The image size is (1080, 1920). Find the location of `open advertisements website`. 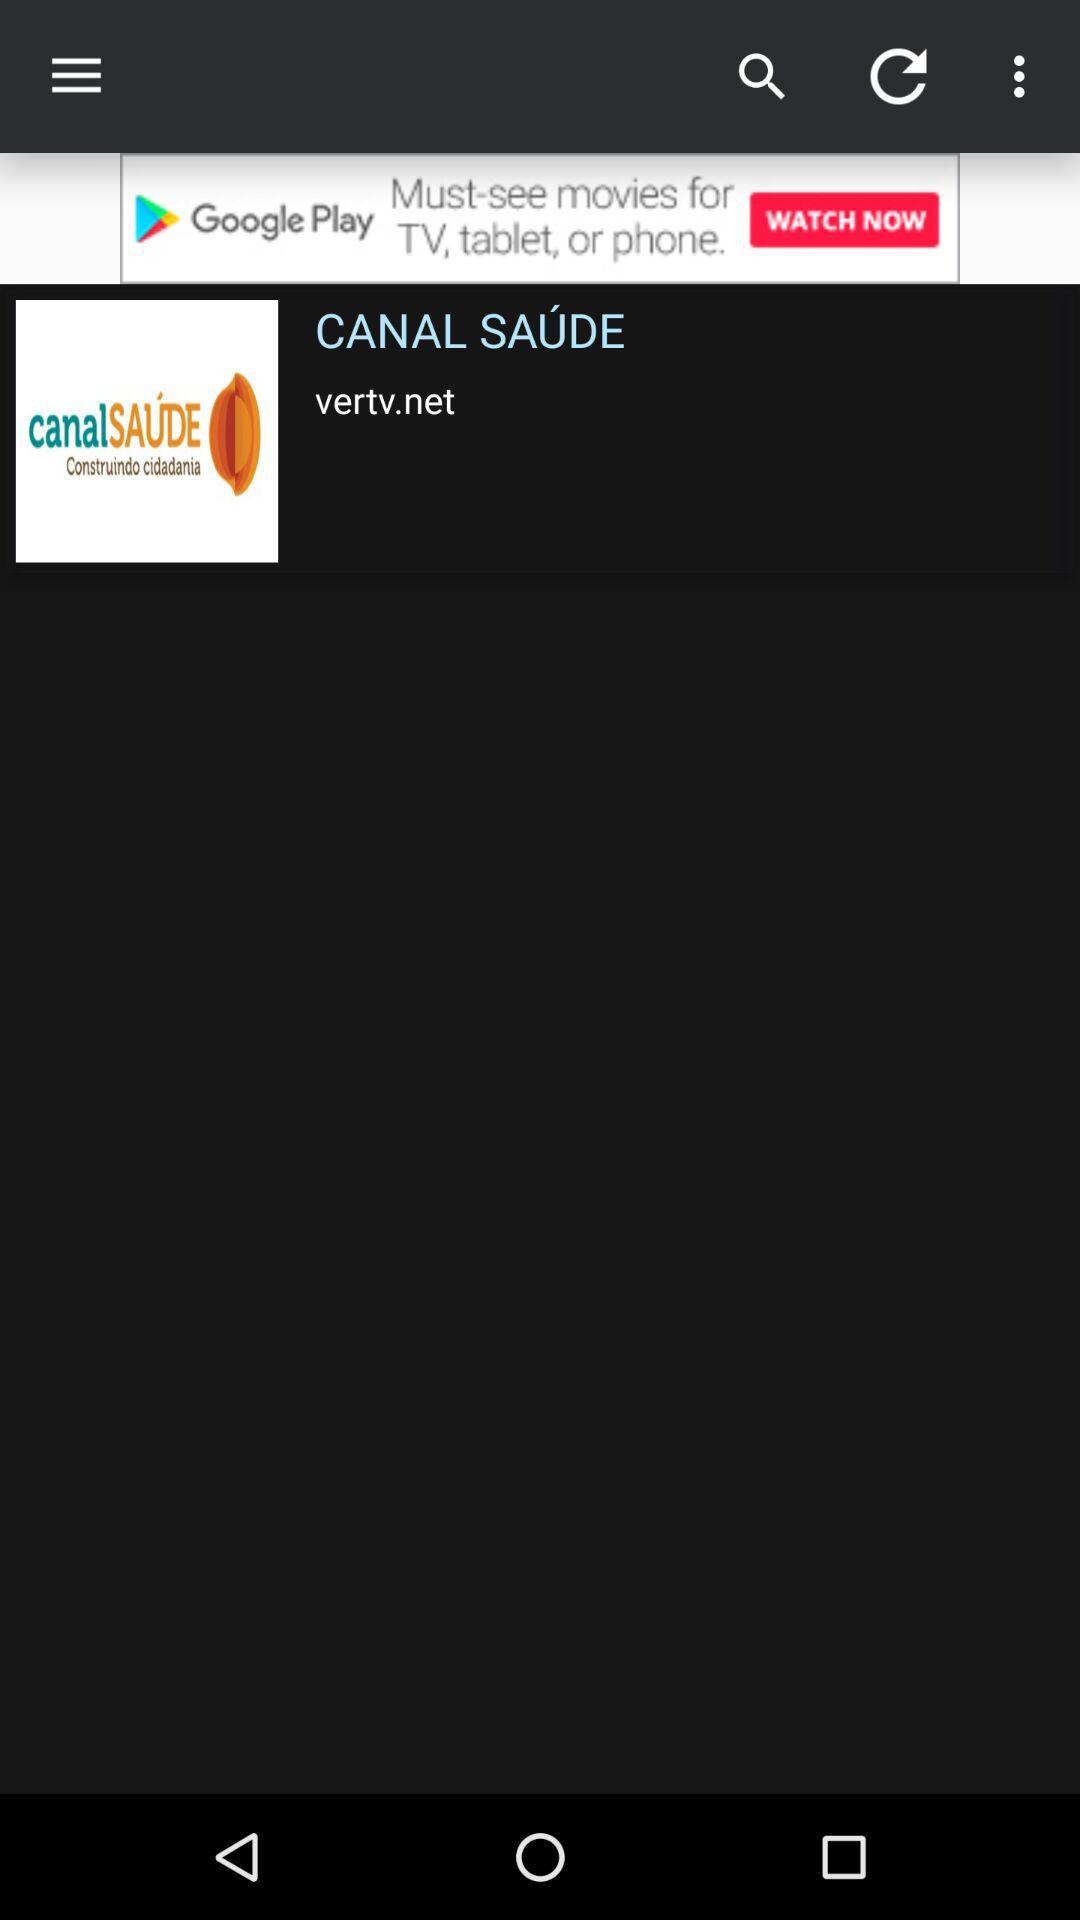

open advertisements website is located at coordinates (540, 218).